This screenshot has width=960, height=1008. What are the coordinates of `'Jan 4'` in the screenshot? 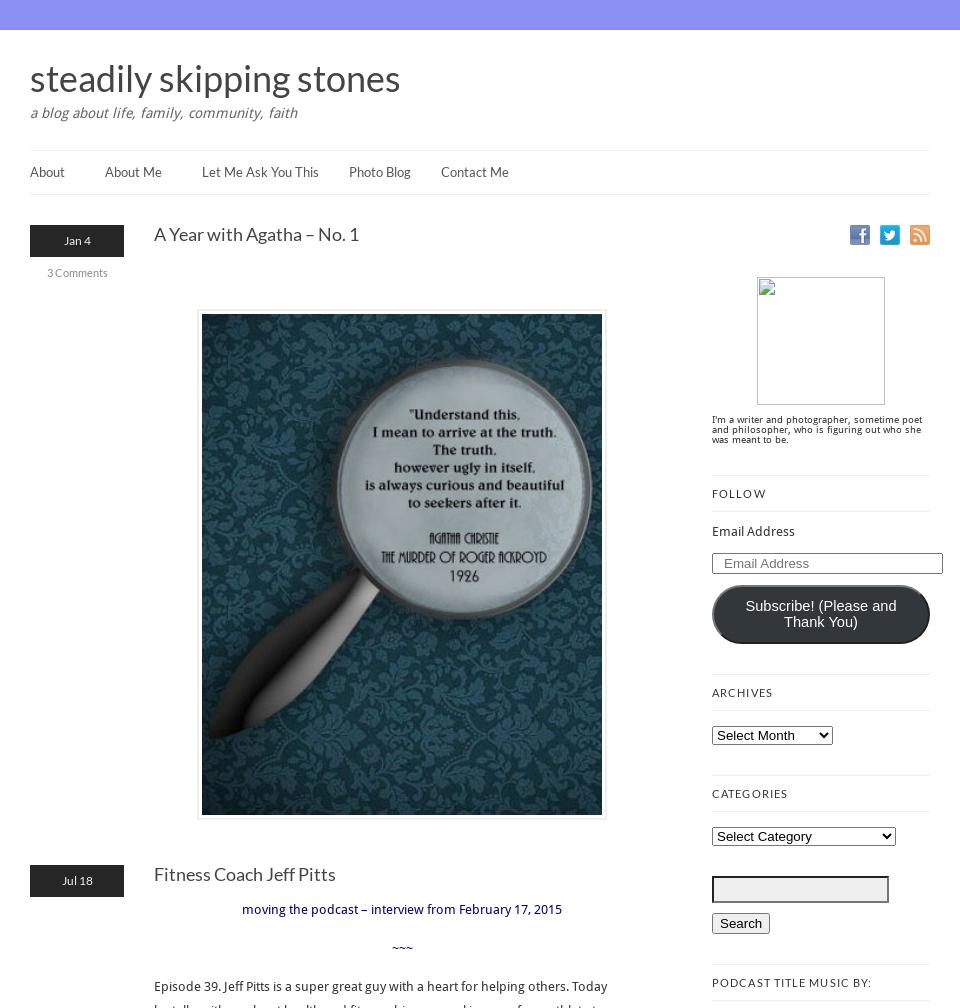 It's located at (76, 240).